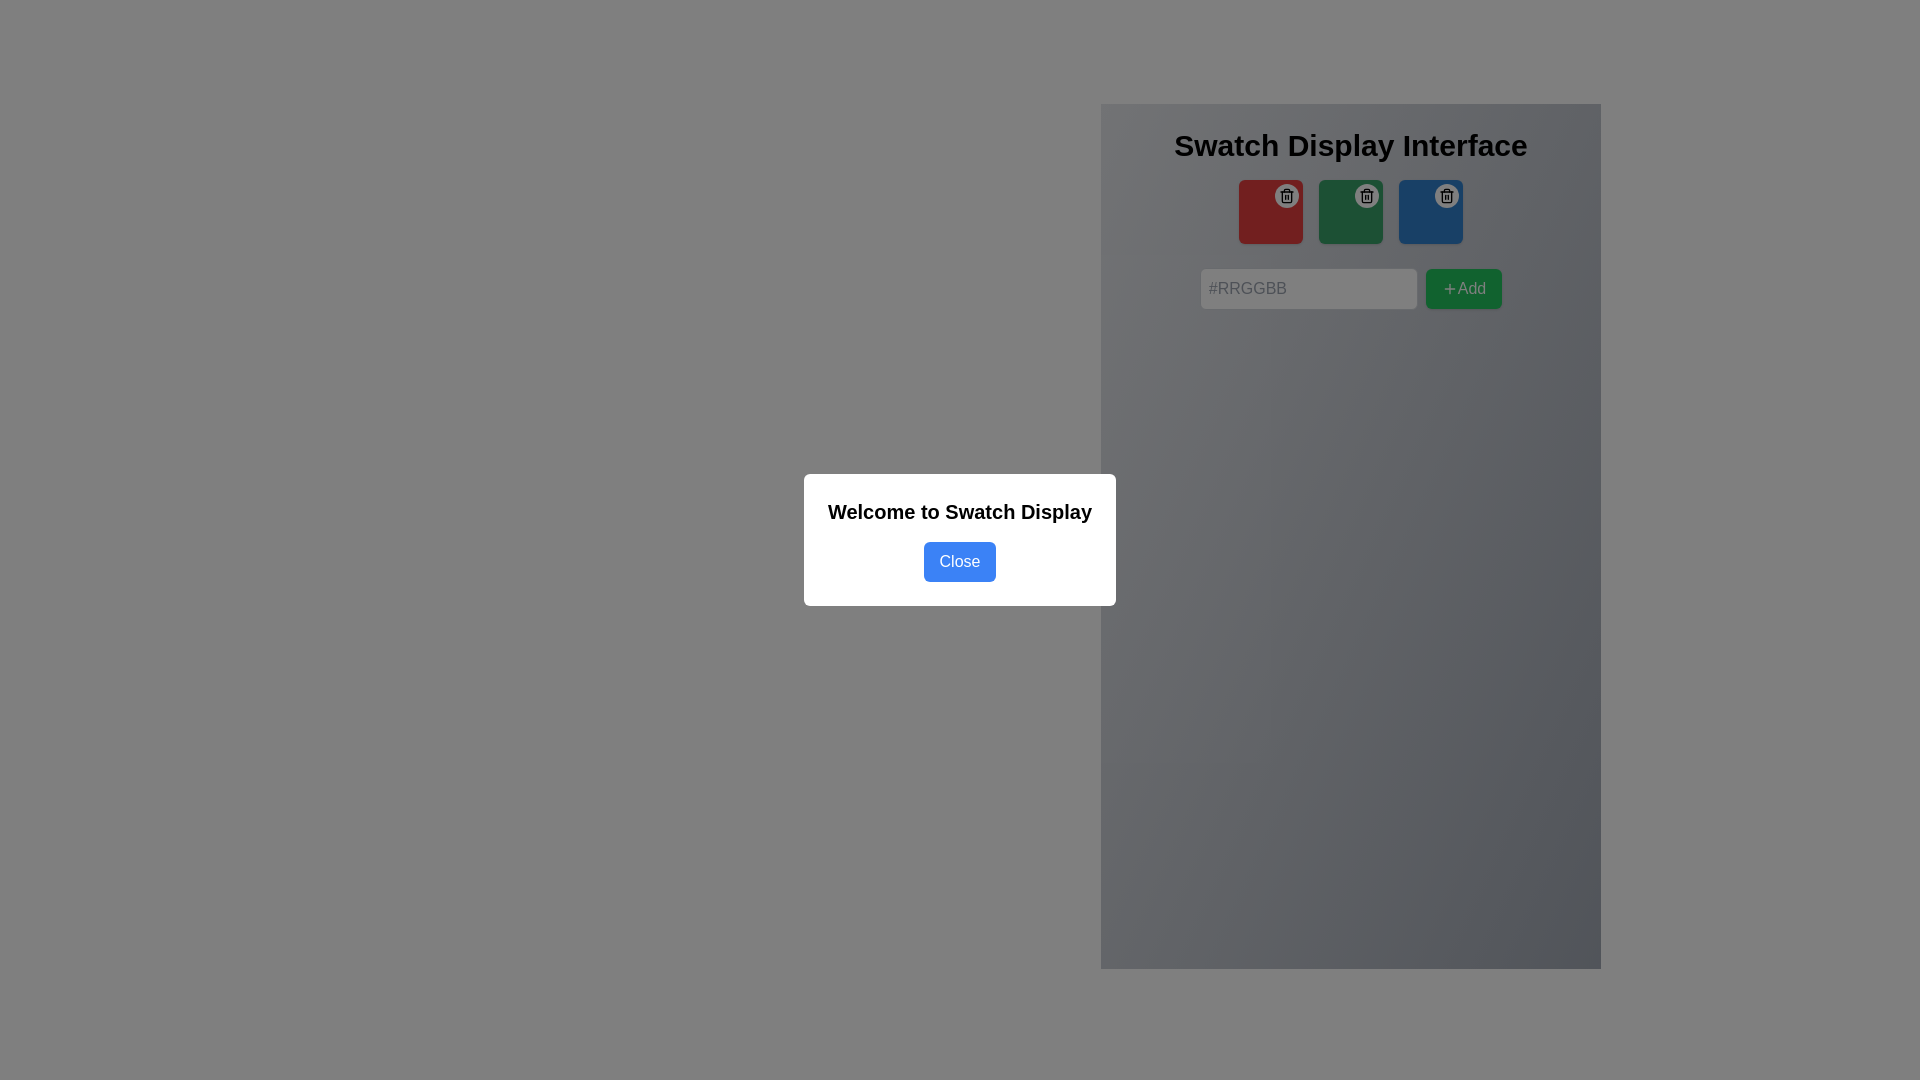 This screenshot has height=1080, width=1920. What do you see at coordinates (1286, 196) in the screenshot?
I see `the trash icon located in the top-right corner of the red swatch` at bounding box center [1286, 196].